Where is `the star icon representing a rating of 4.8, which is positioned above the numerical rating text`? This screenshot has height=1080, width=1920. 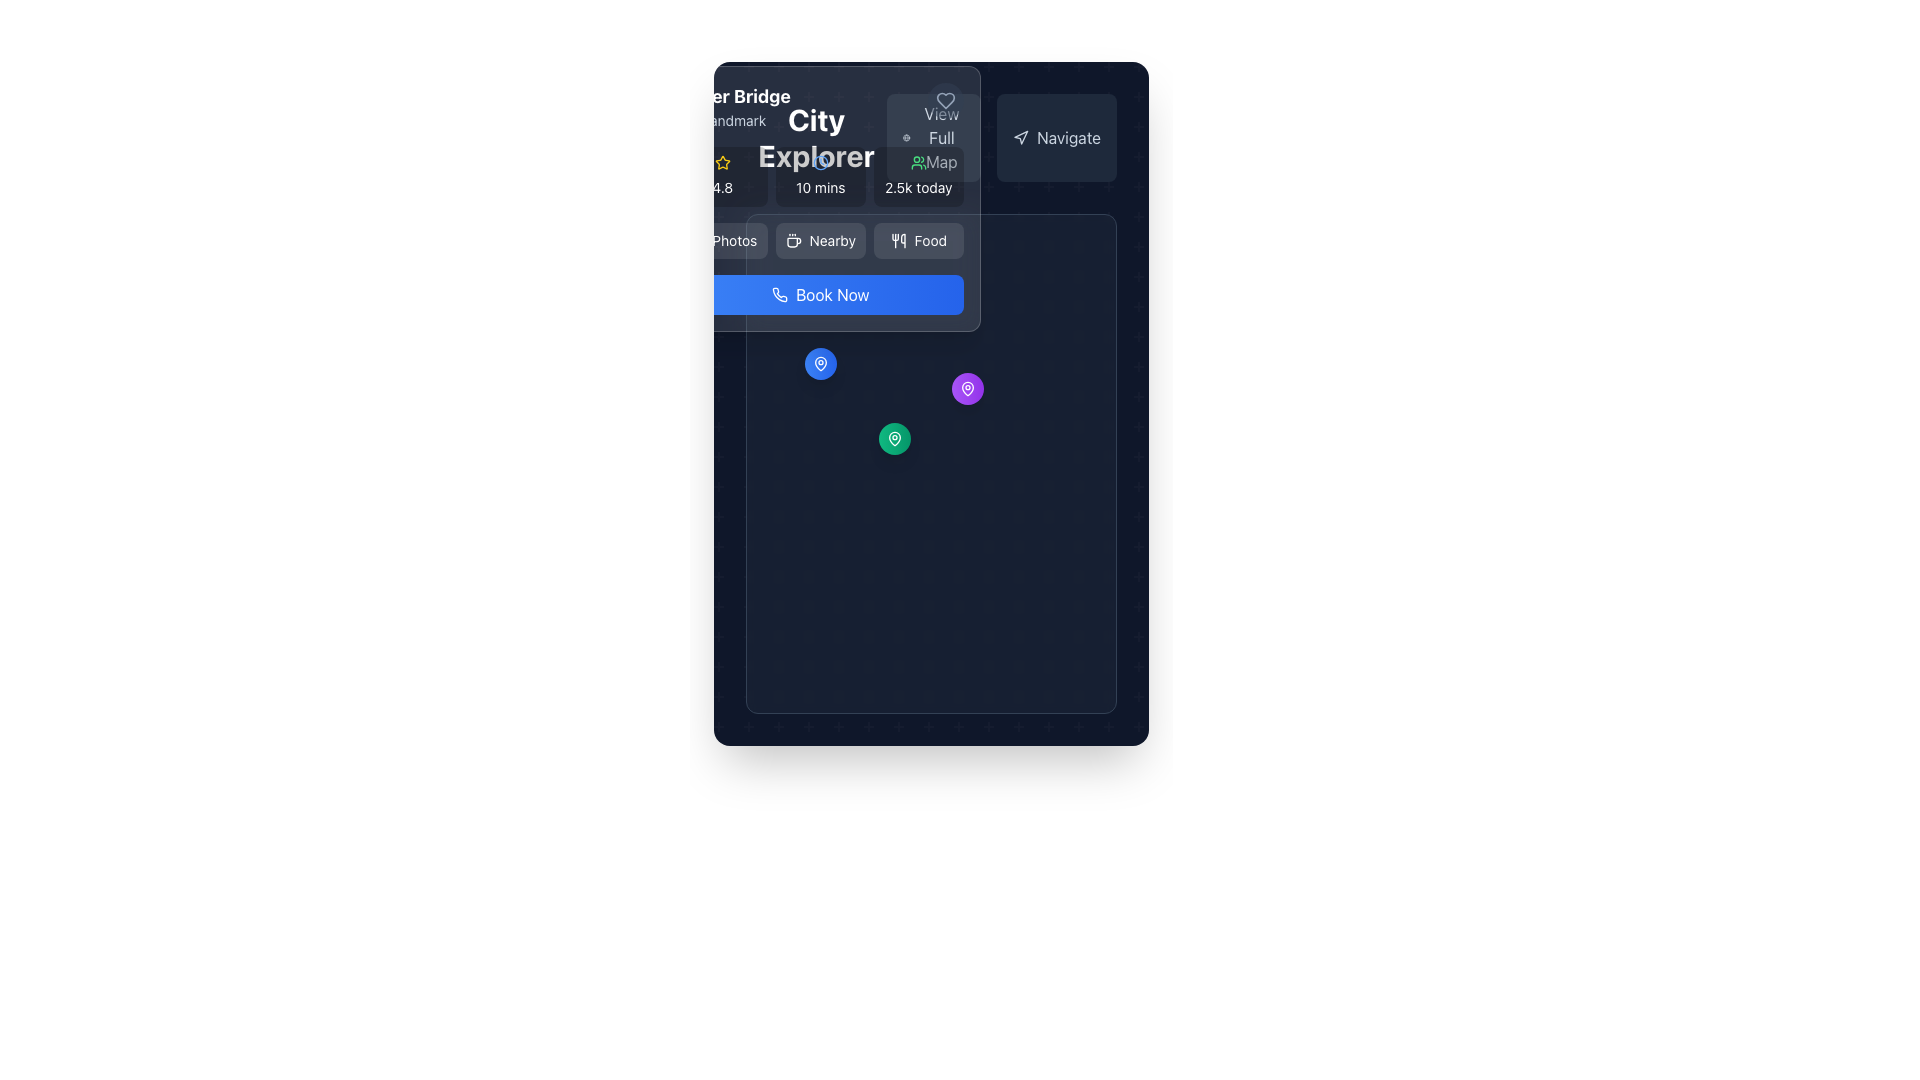 the star icon representing a rating of 4.8, which is positioned above the numerical rating text is located at coordinates (721, 162).